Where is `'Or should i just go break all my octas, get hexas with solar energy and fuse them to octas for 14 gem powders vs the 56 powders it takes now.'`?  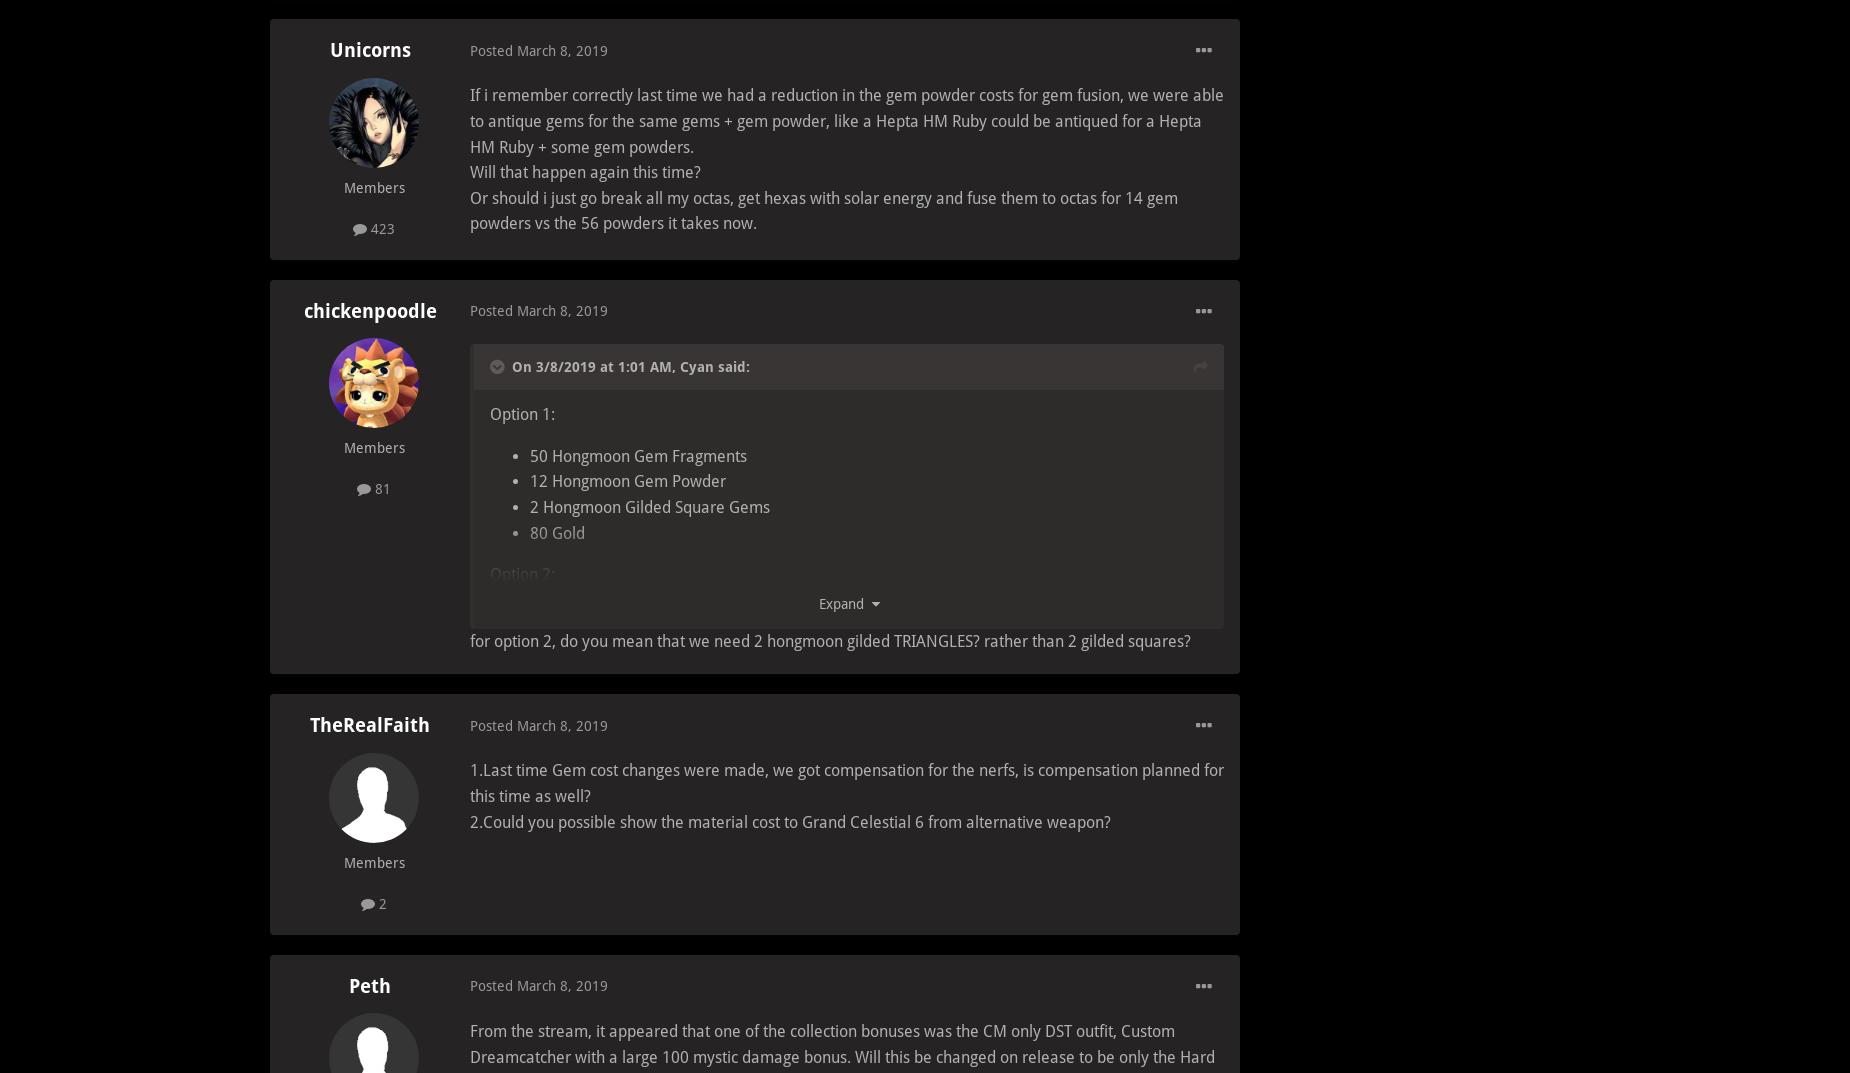 'Or should i just go break all my octas, get hexas with solar energy and fuse them to octas for 14 gem powders vs the 56 powders it takes now.' is located at coordinates (823, 210).